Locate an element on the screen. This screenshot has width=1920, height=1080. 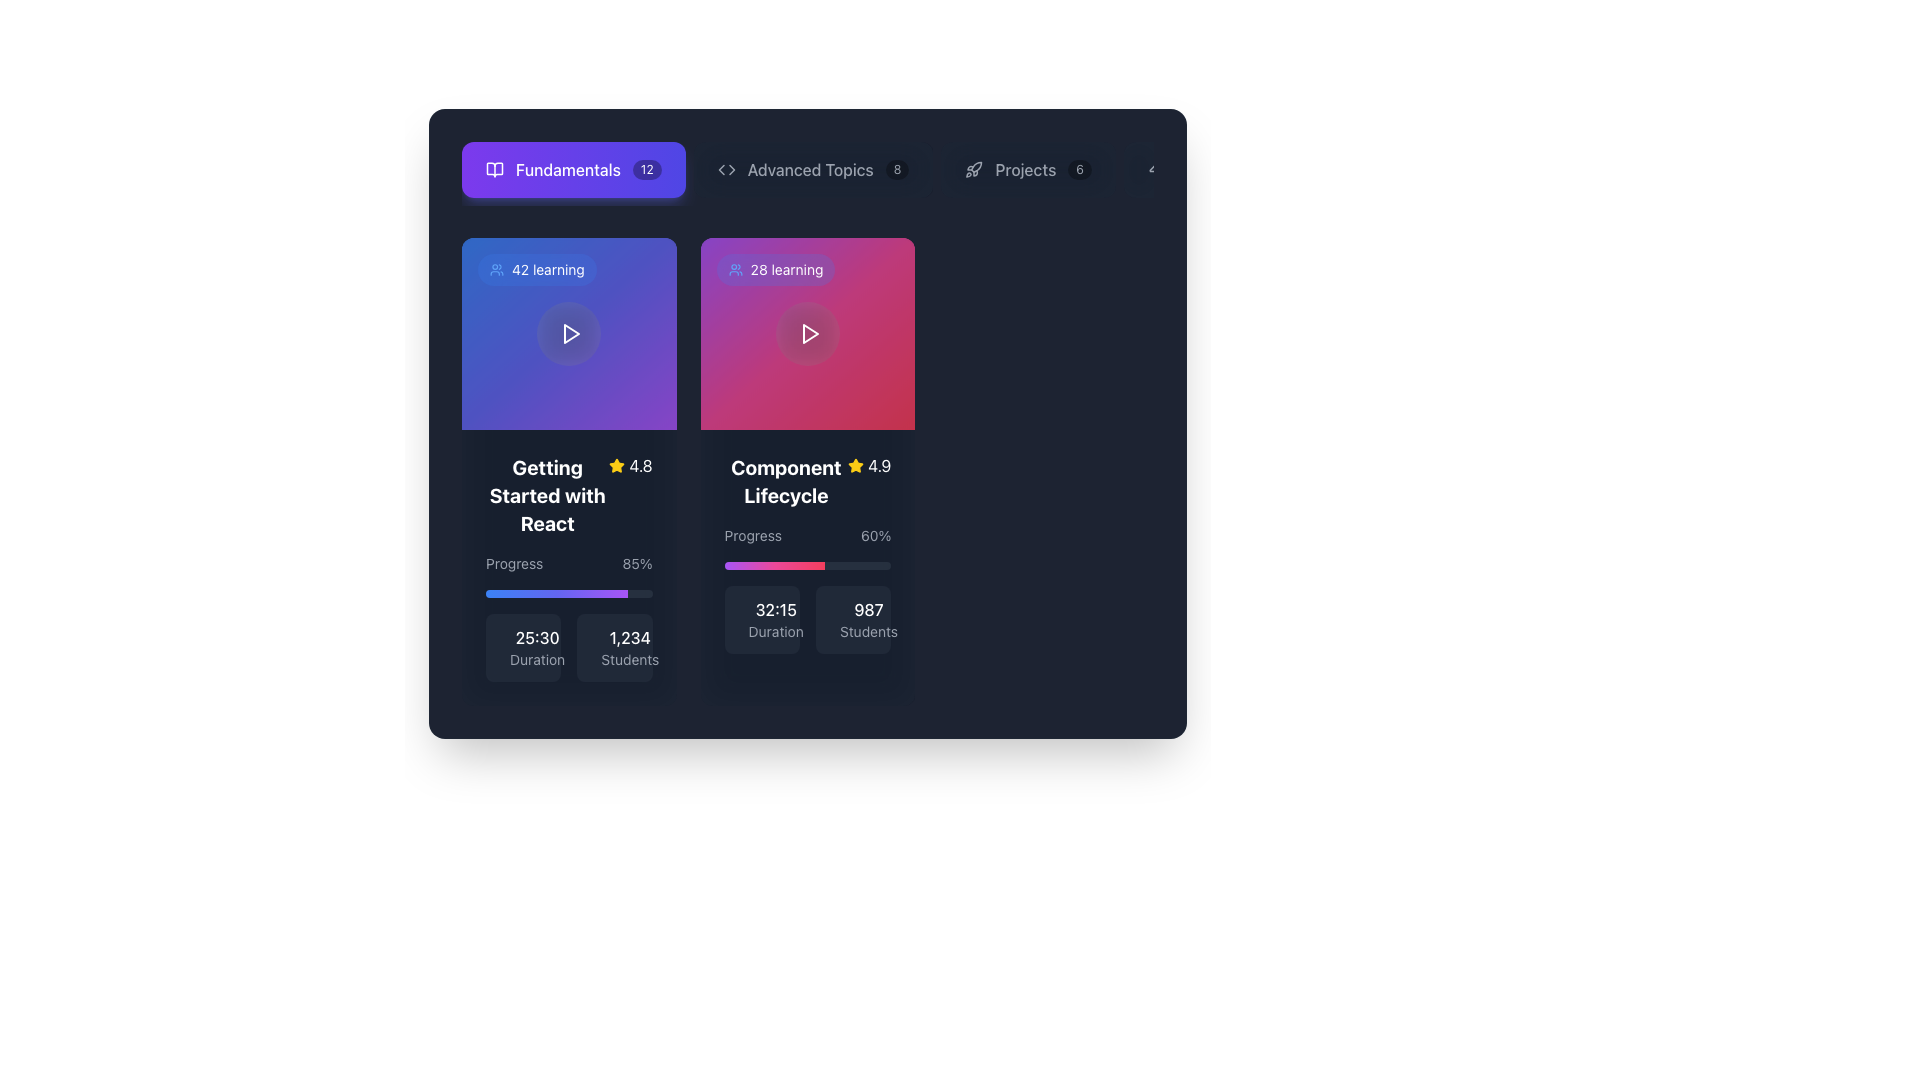
informational box displaying the numeric value '987' and the label 'Students', which is styled with a semi-transparent dark background and positioned in the second column of the grid layout is located at coordinates (853, 619).